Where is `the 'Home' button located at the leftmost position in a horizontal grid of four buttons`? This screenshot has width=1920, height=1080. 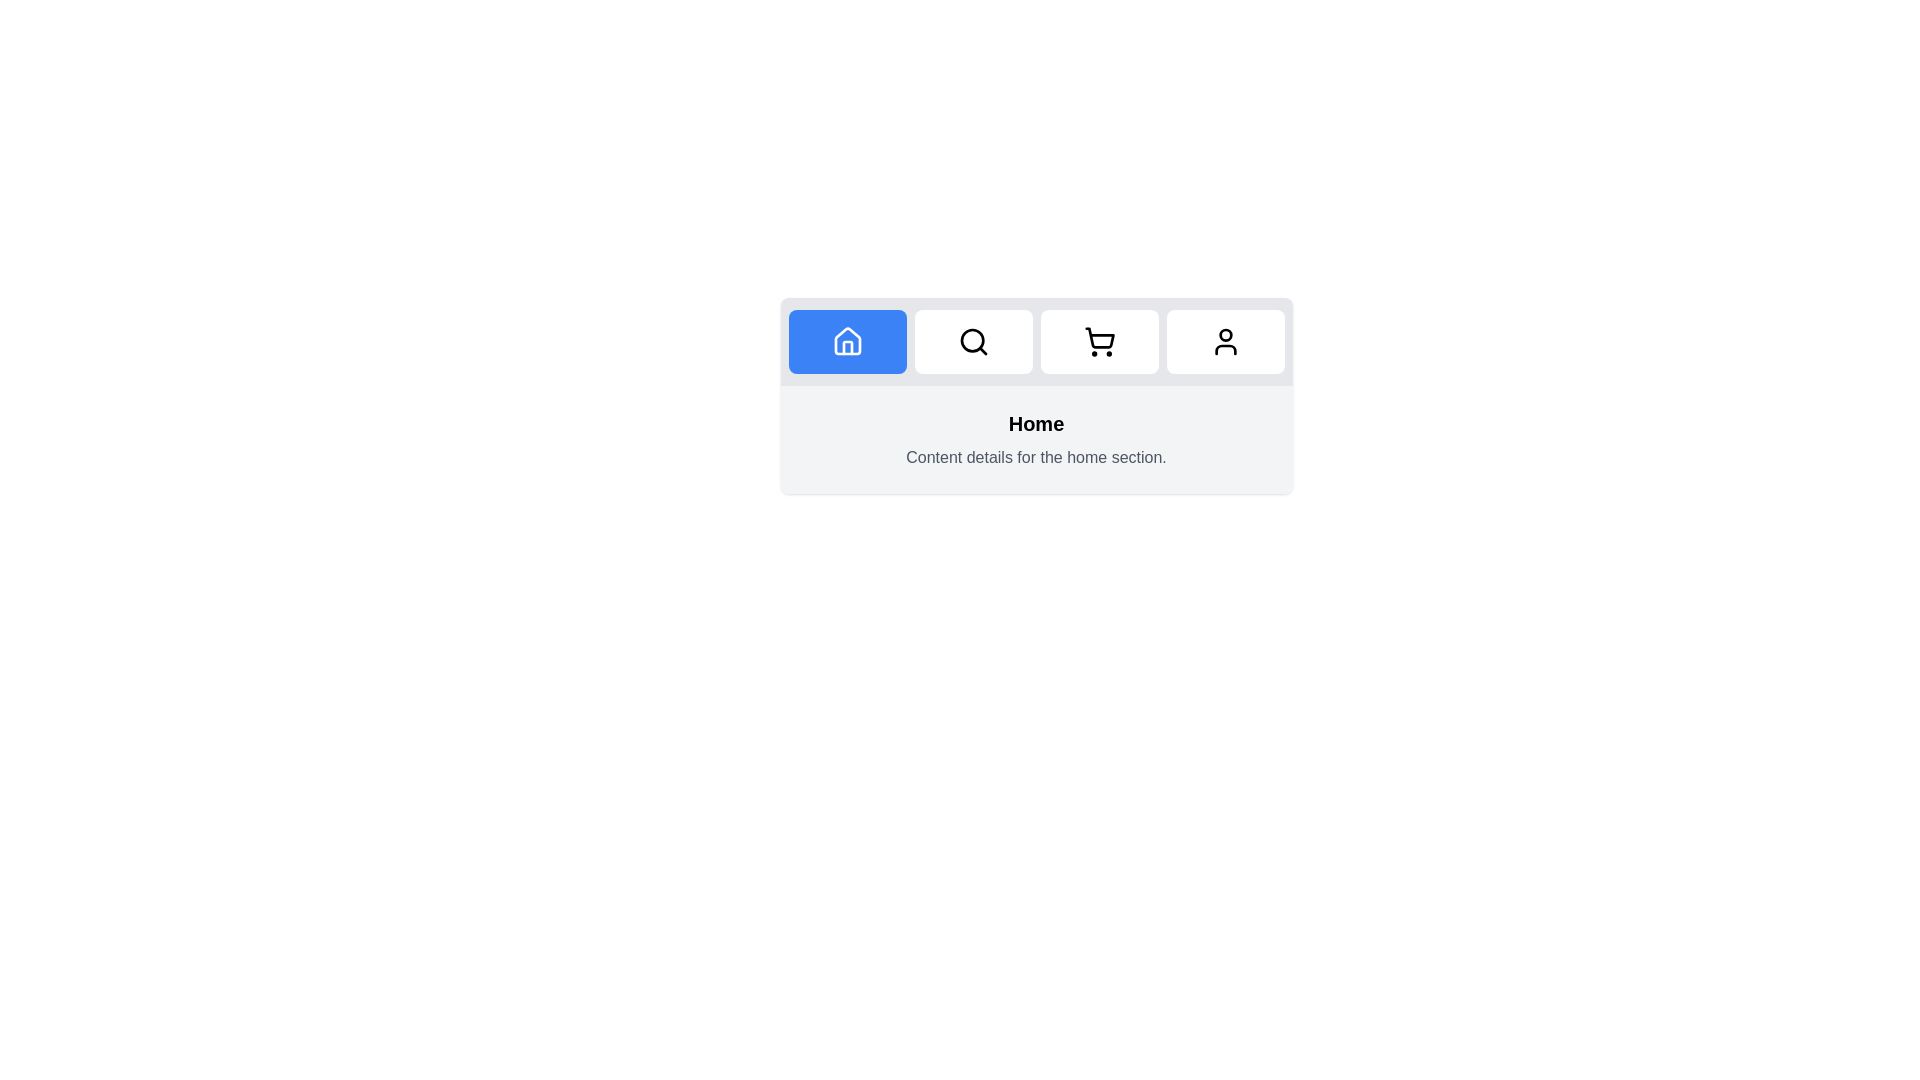
the 'Home' button located at the leftmost position in a horizontal grid of four buttons is located at coordinates (847, 341).